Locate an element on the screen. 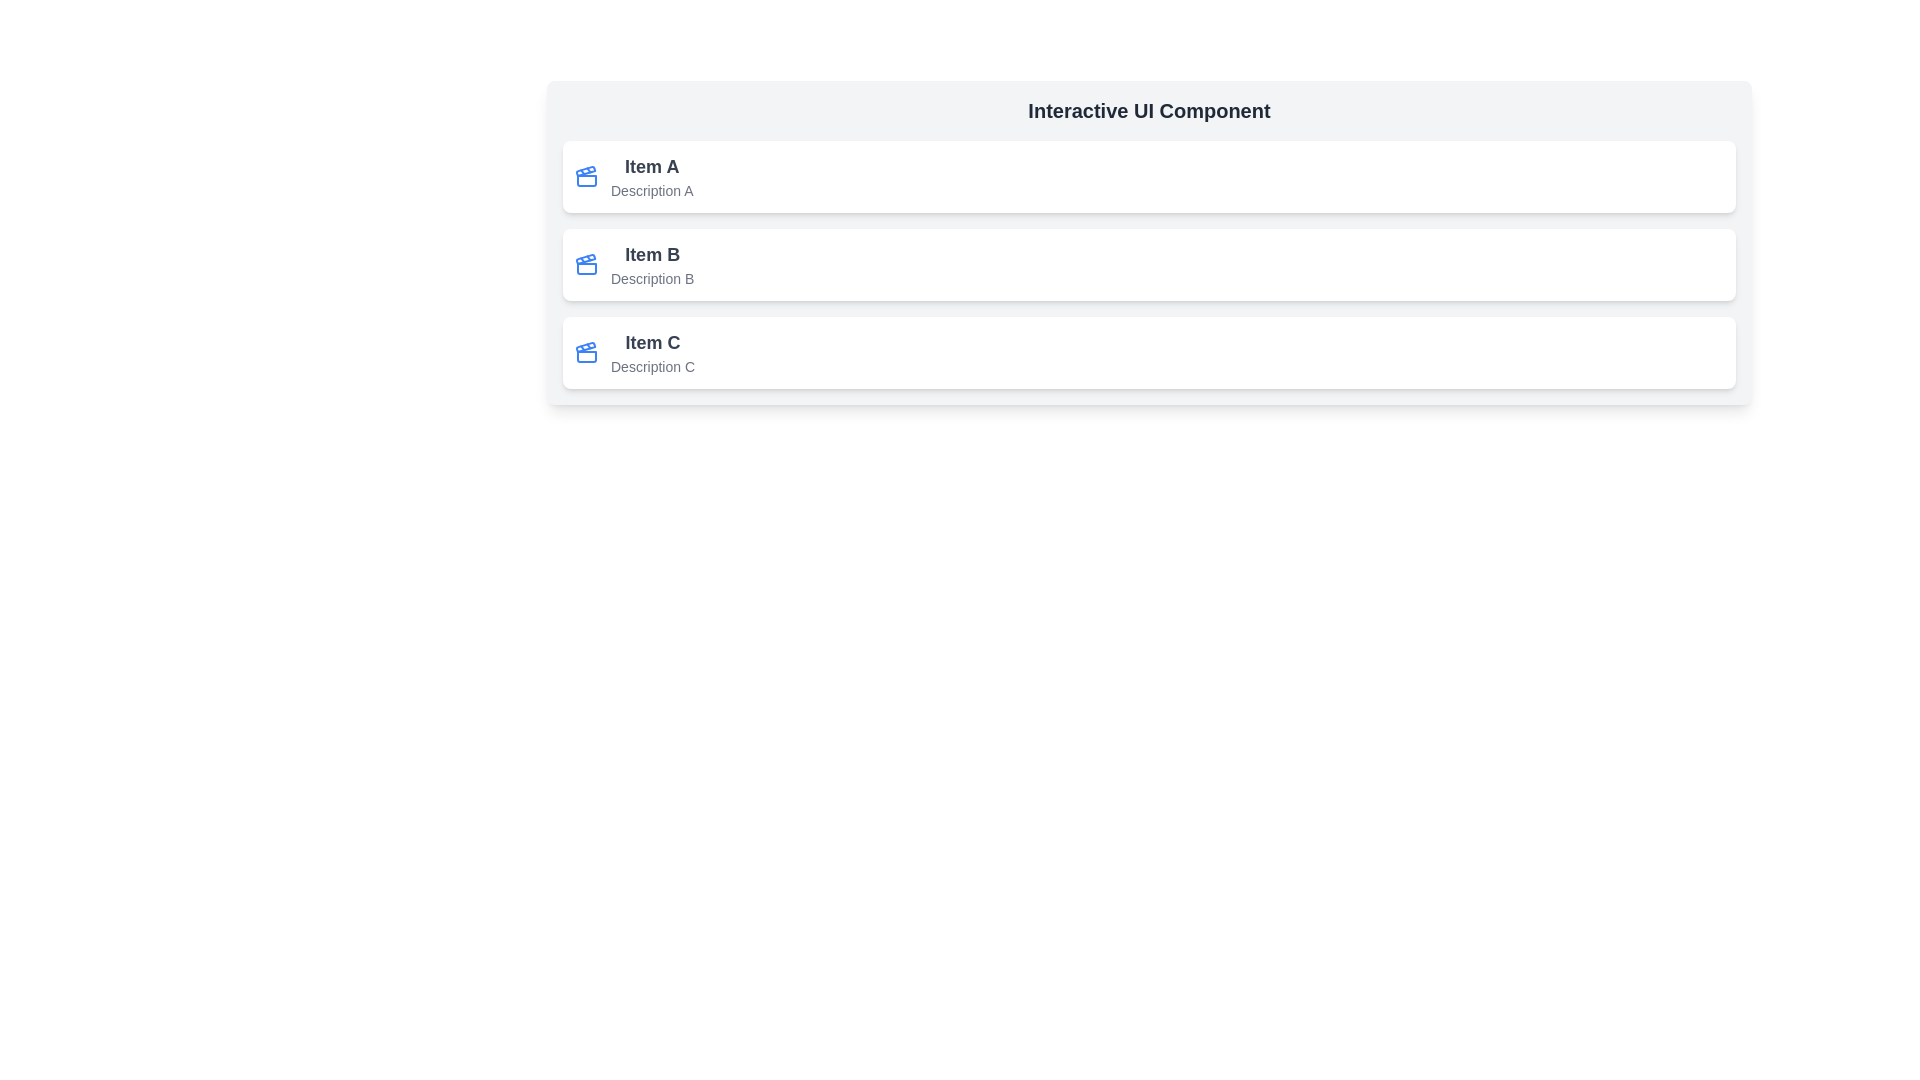  the text label reading 'Item C', which is styled with bold gray typography and serves as the primary heading for its section is located at coordinates (652, 342).